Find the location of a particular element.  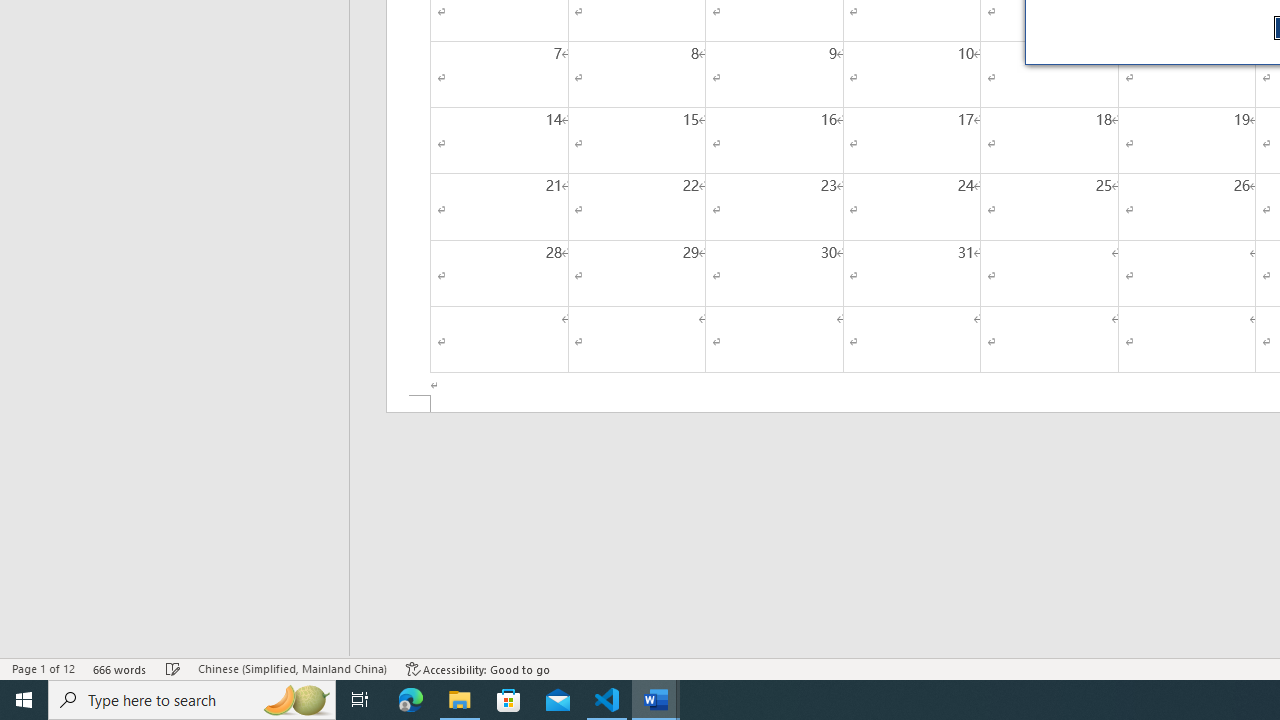

'Search highlights icon opens search home window' is located at coordinates (294, 698).